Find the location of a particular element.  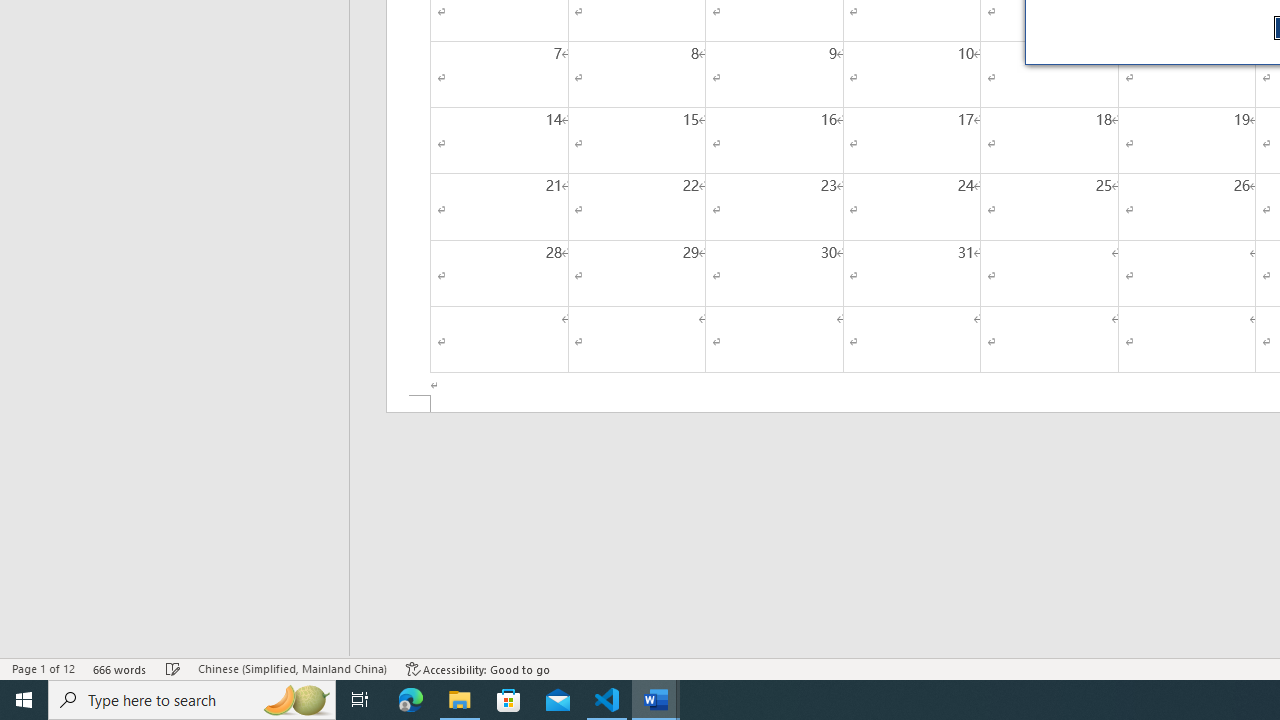

'Search highlights icon opens search home window' is located at coordinates (294, 698).